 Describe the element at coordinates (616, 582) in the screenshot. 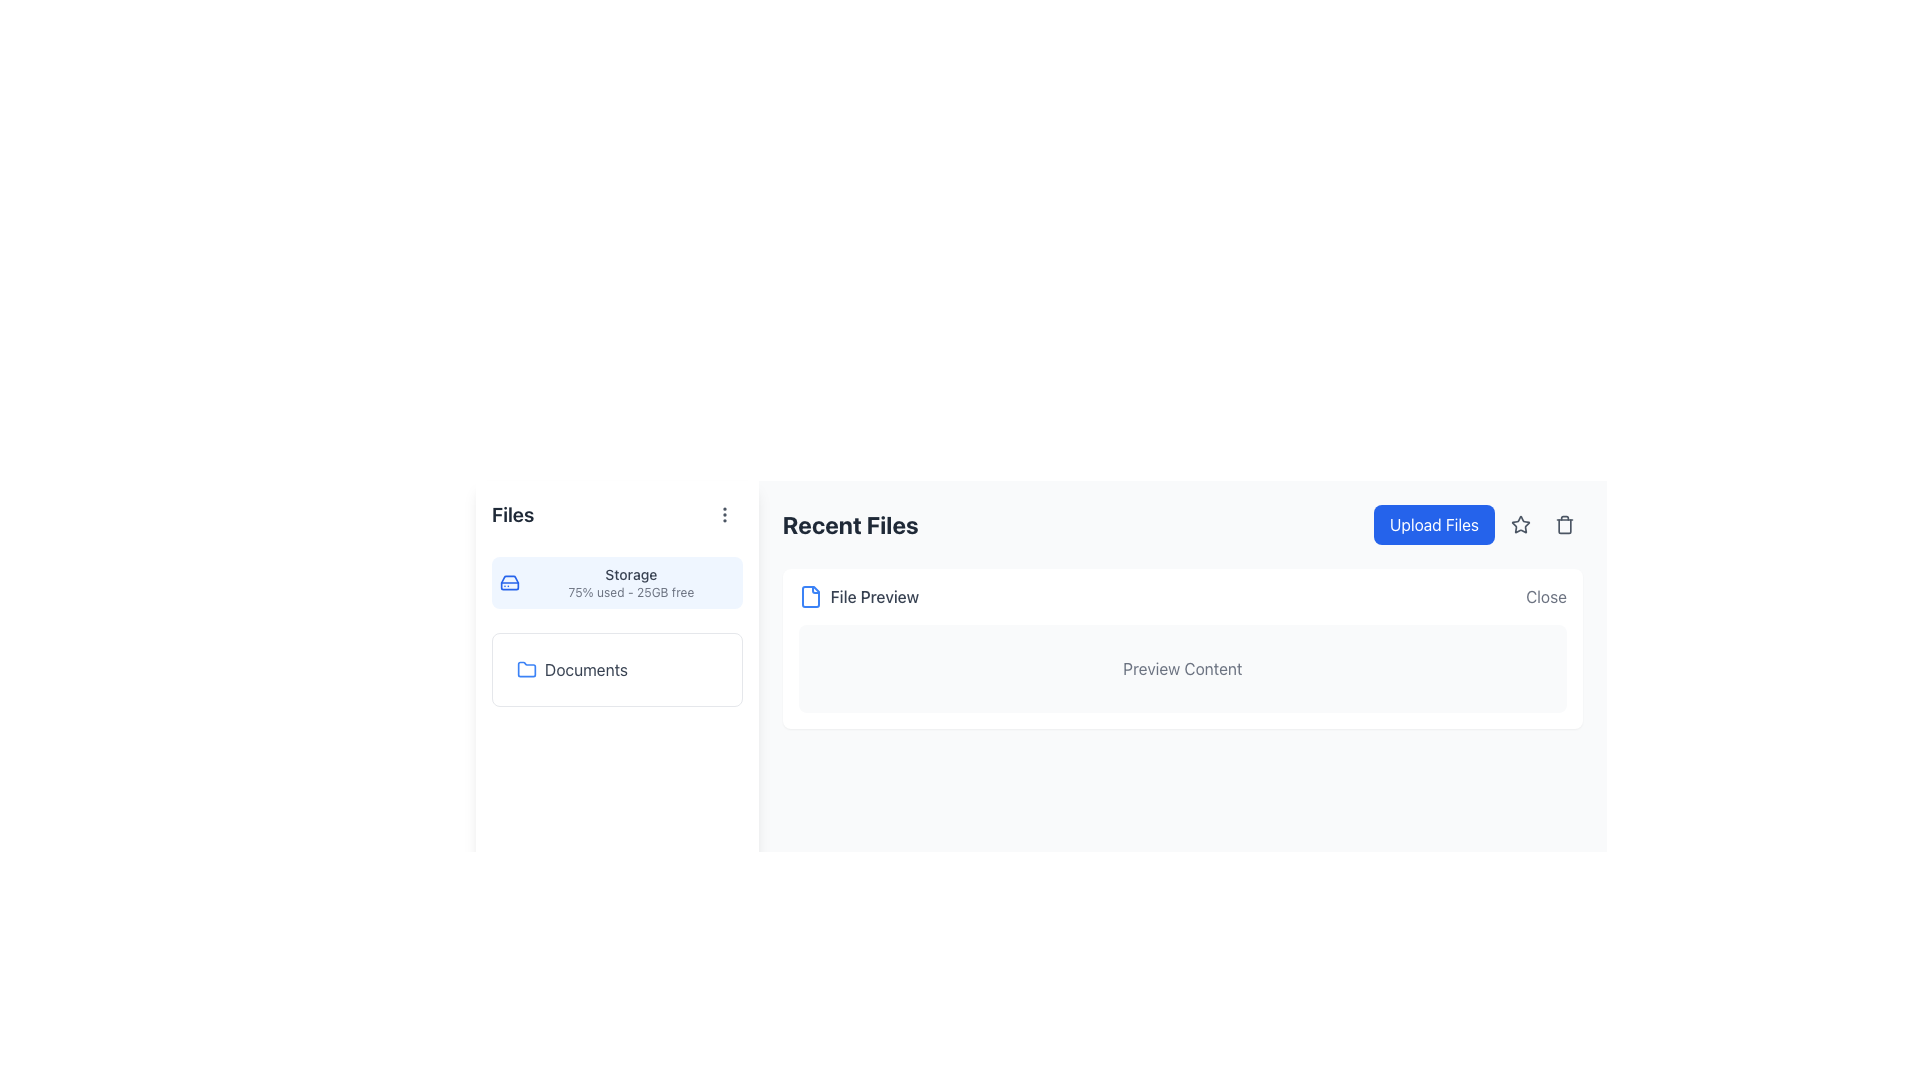

I see `the 'Storage' text block with the associated hard drive icon` at that location.